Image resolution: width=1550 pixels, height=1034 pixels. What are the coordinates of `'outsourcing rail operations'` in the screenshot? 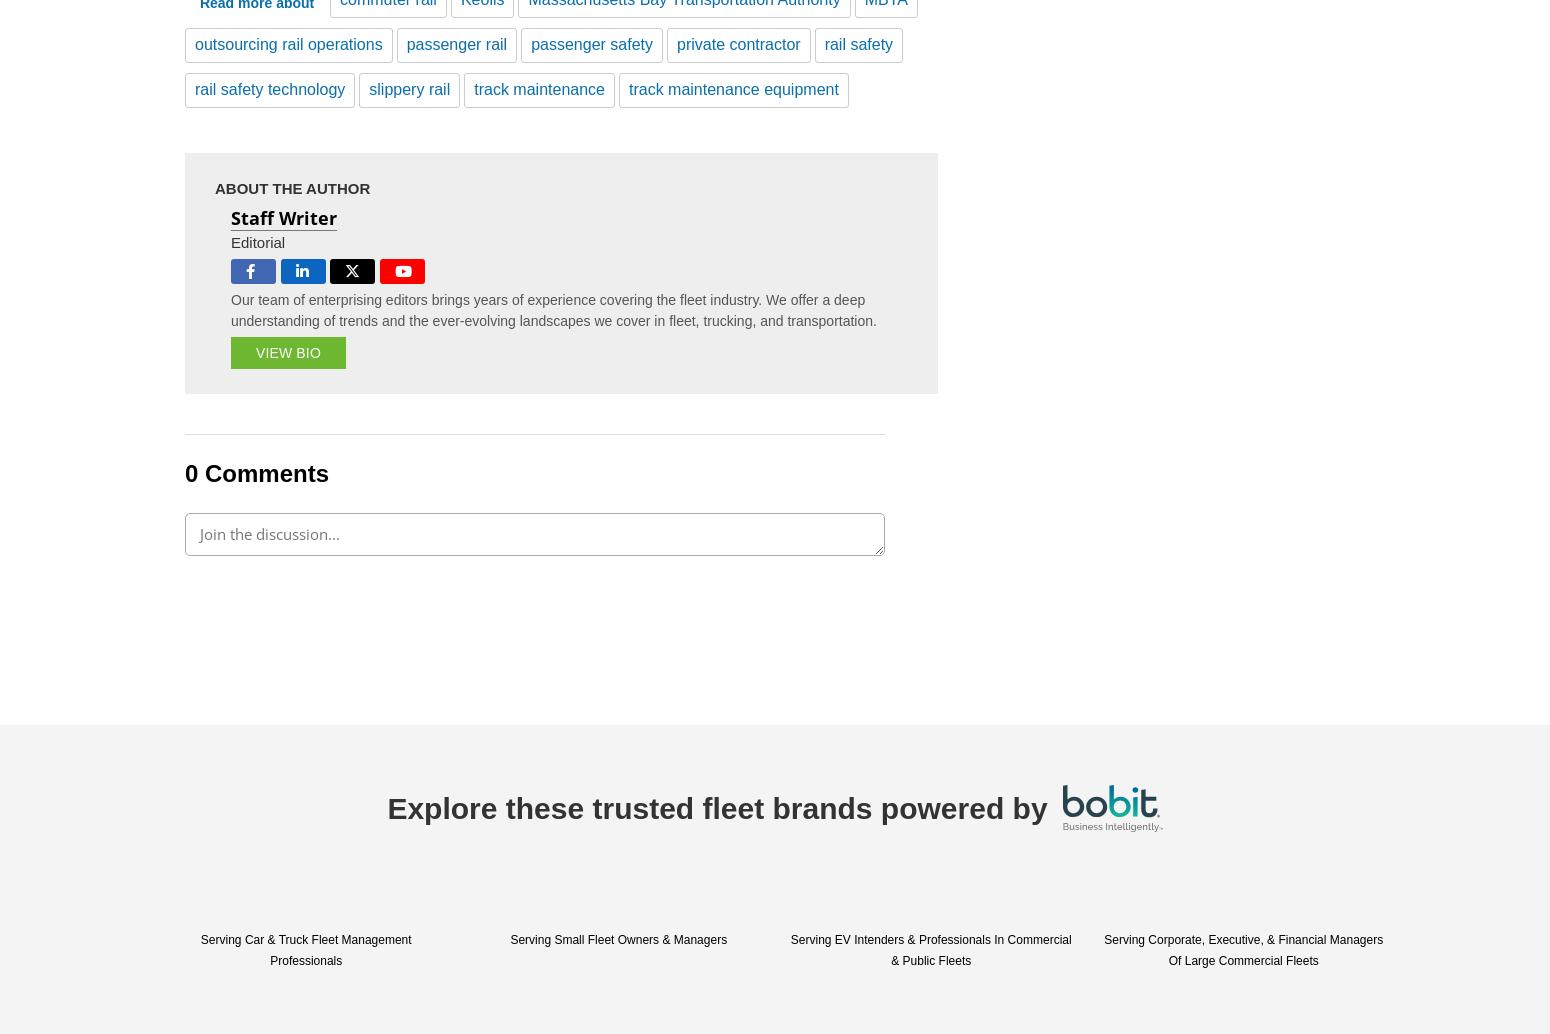 It's located at (193, 43).